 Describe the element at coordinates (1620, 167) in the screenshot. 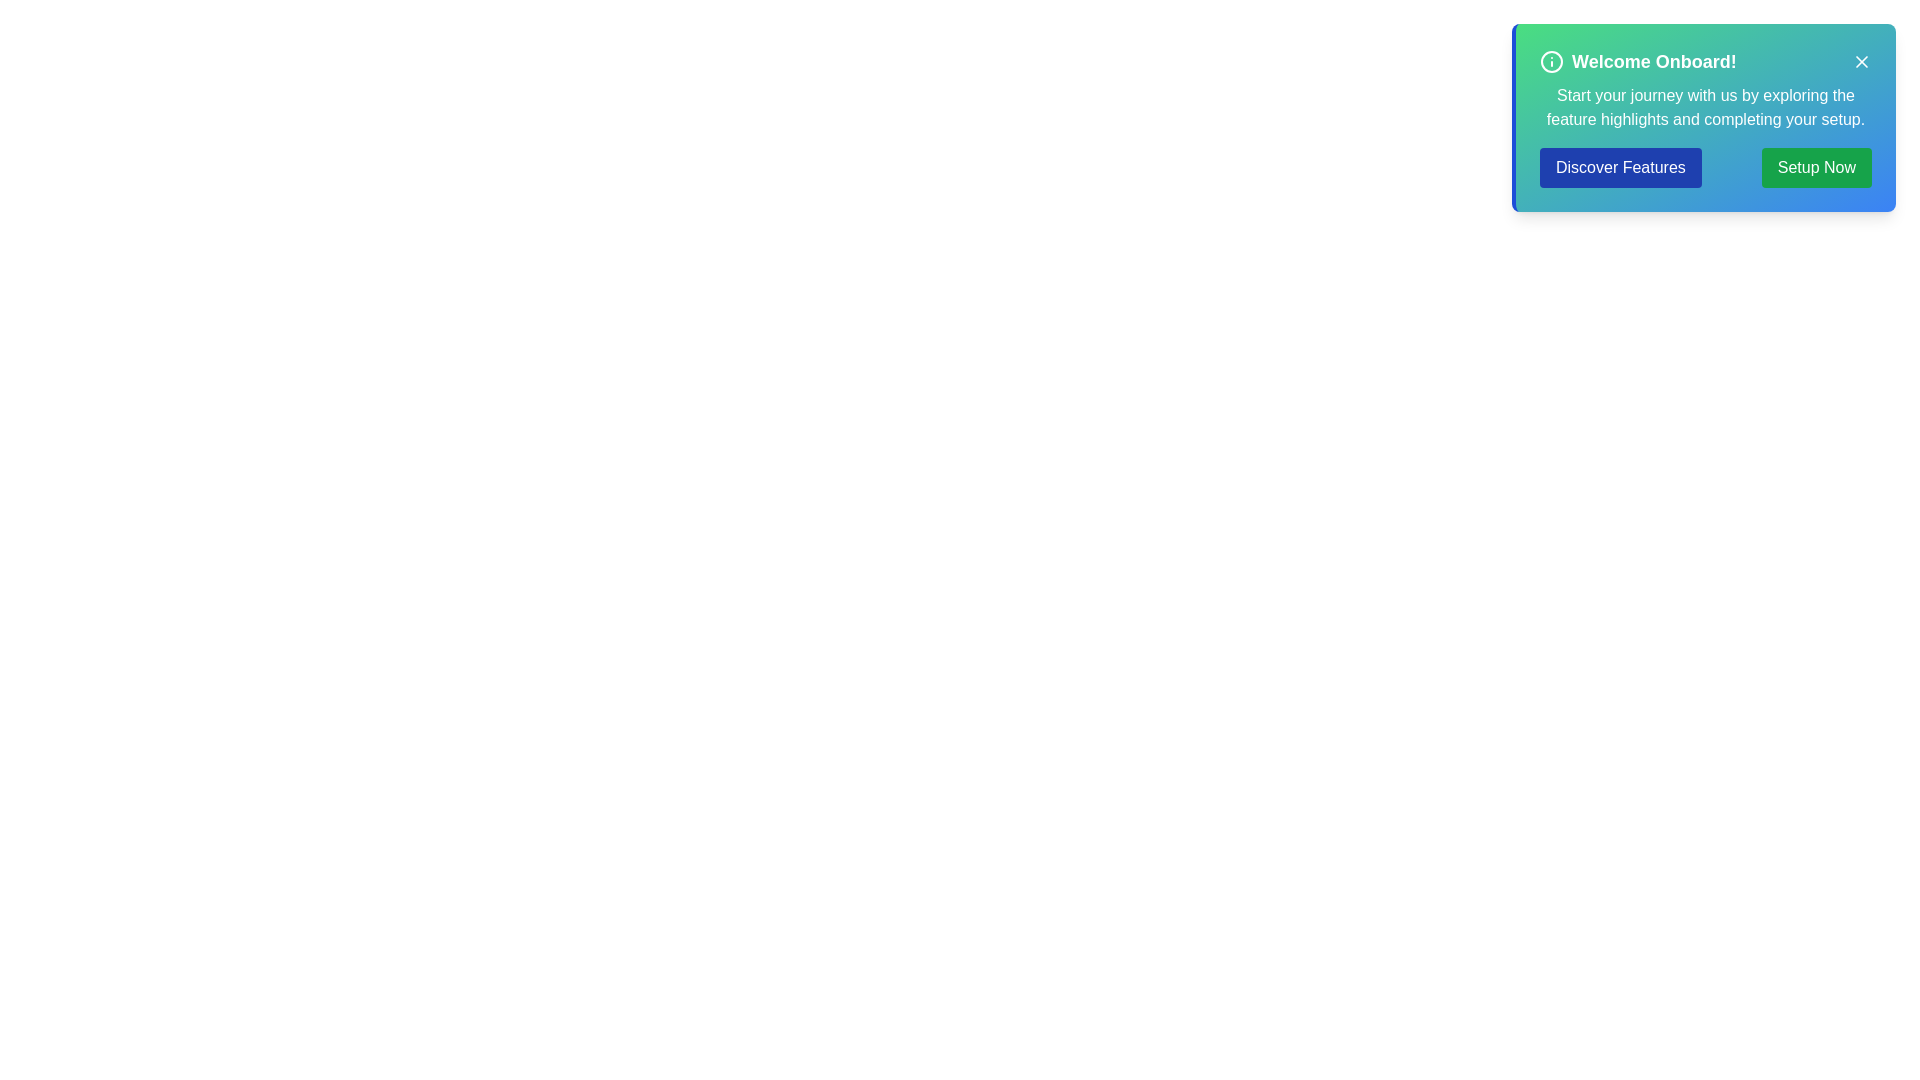

I see `the 'Discover Features' button to explore the feature highlights` at that location.